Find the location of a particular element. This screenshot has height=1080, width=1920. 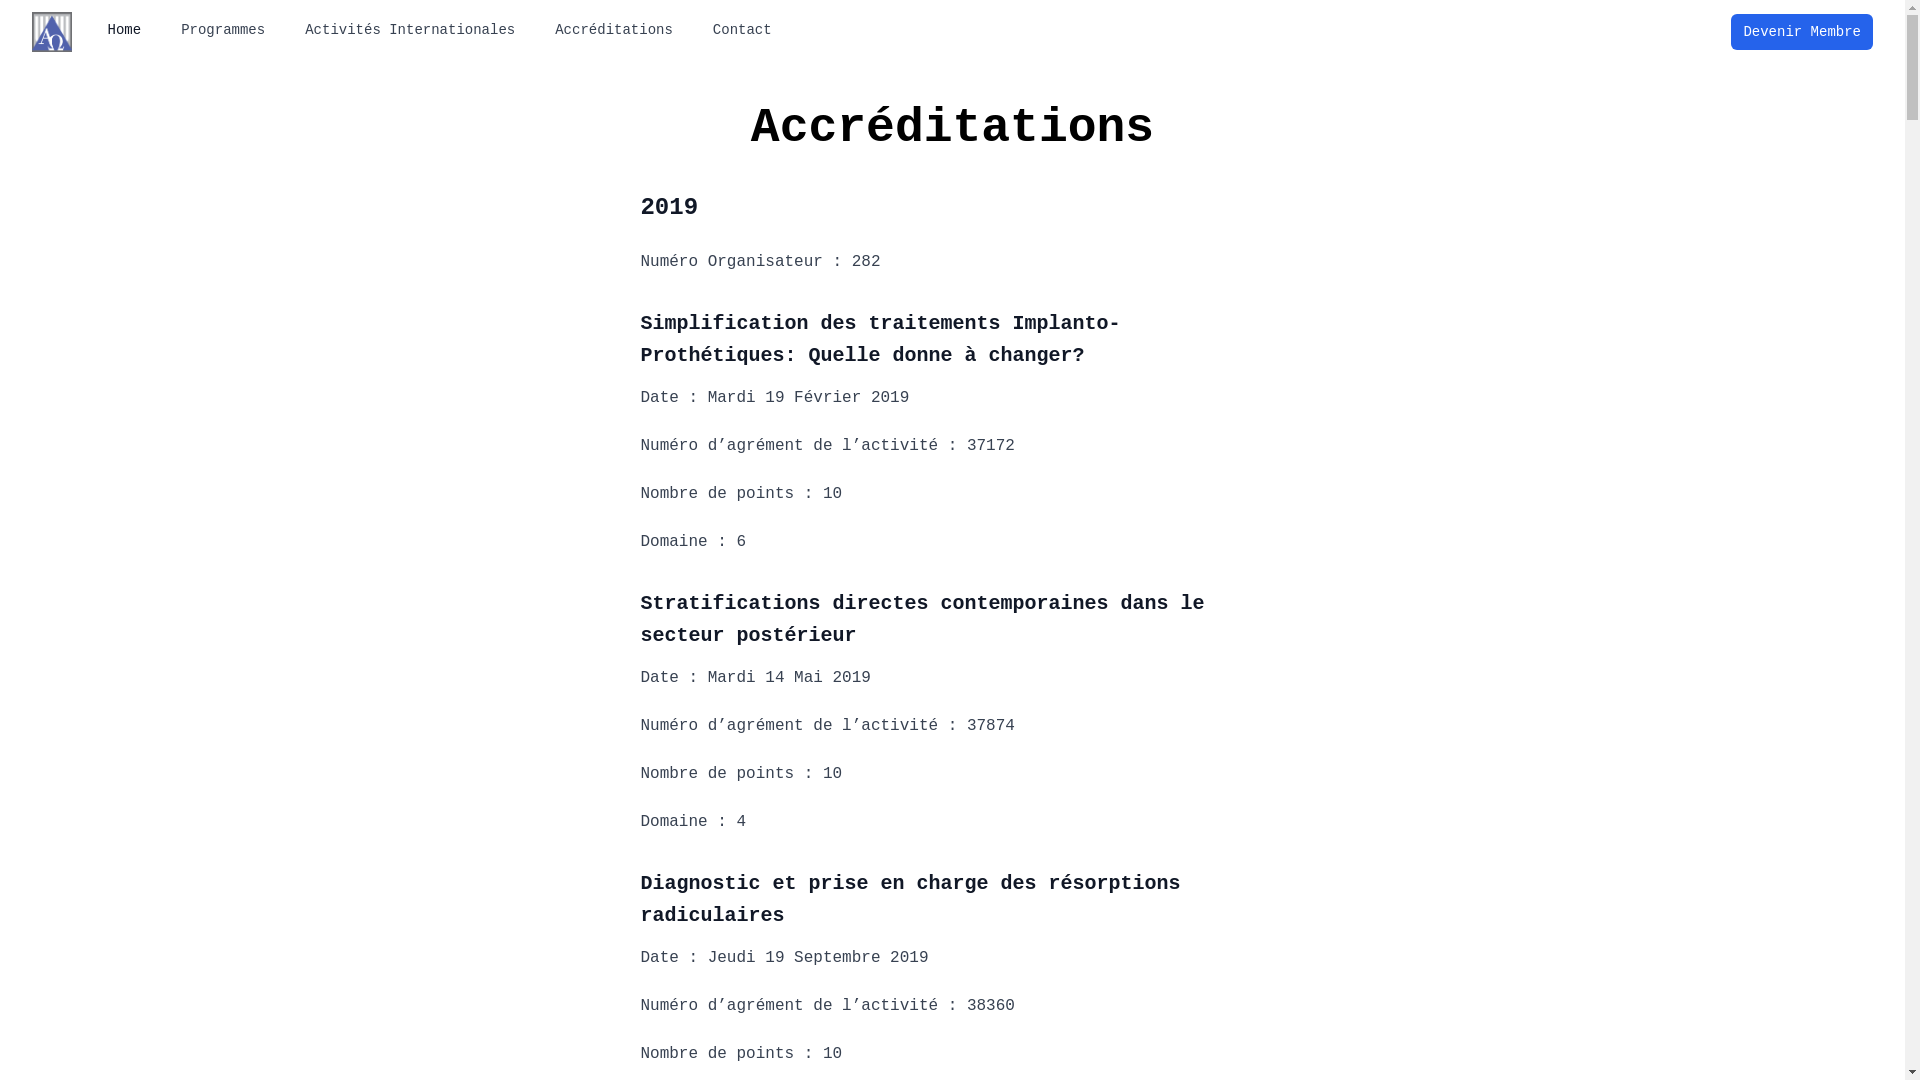

'Programmes' is located at coordinates (222, 30).